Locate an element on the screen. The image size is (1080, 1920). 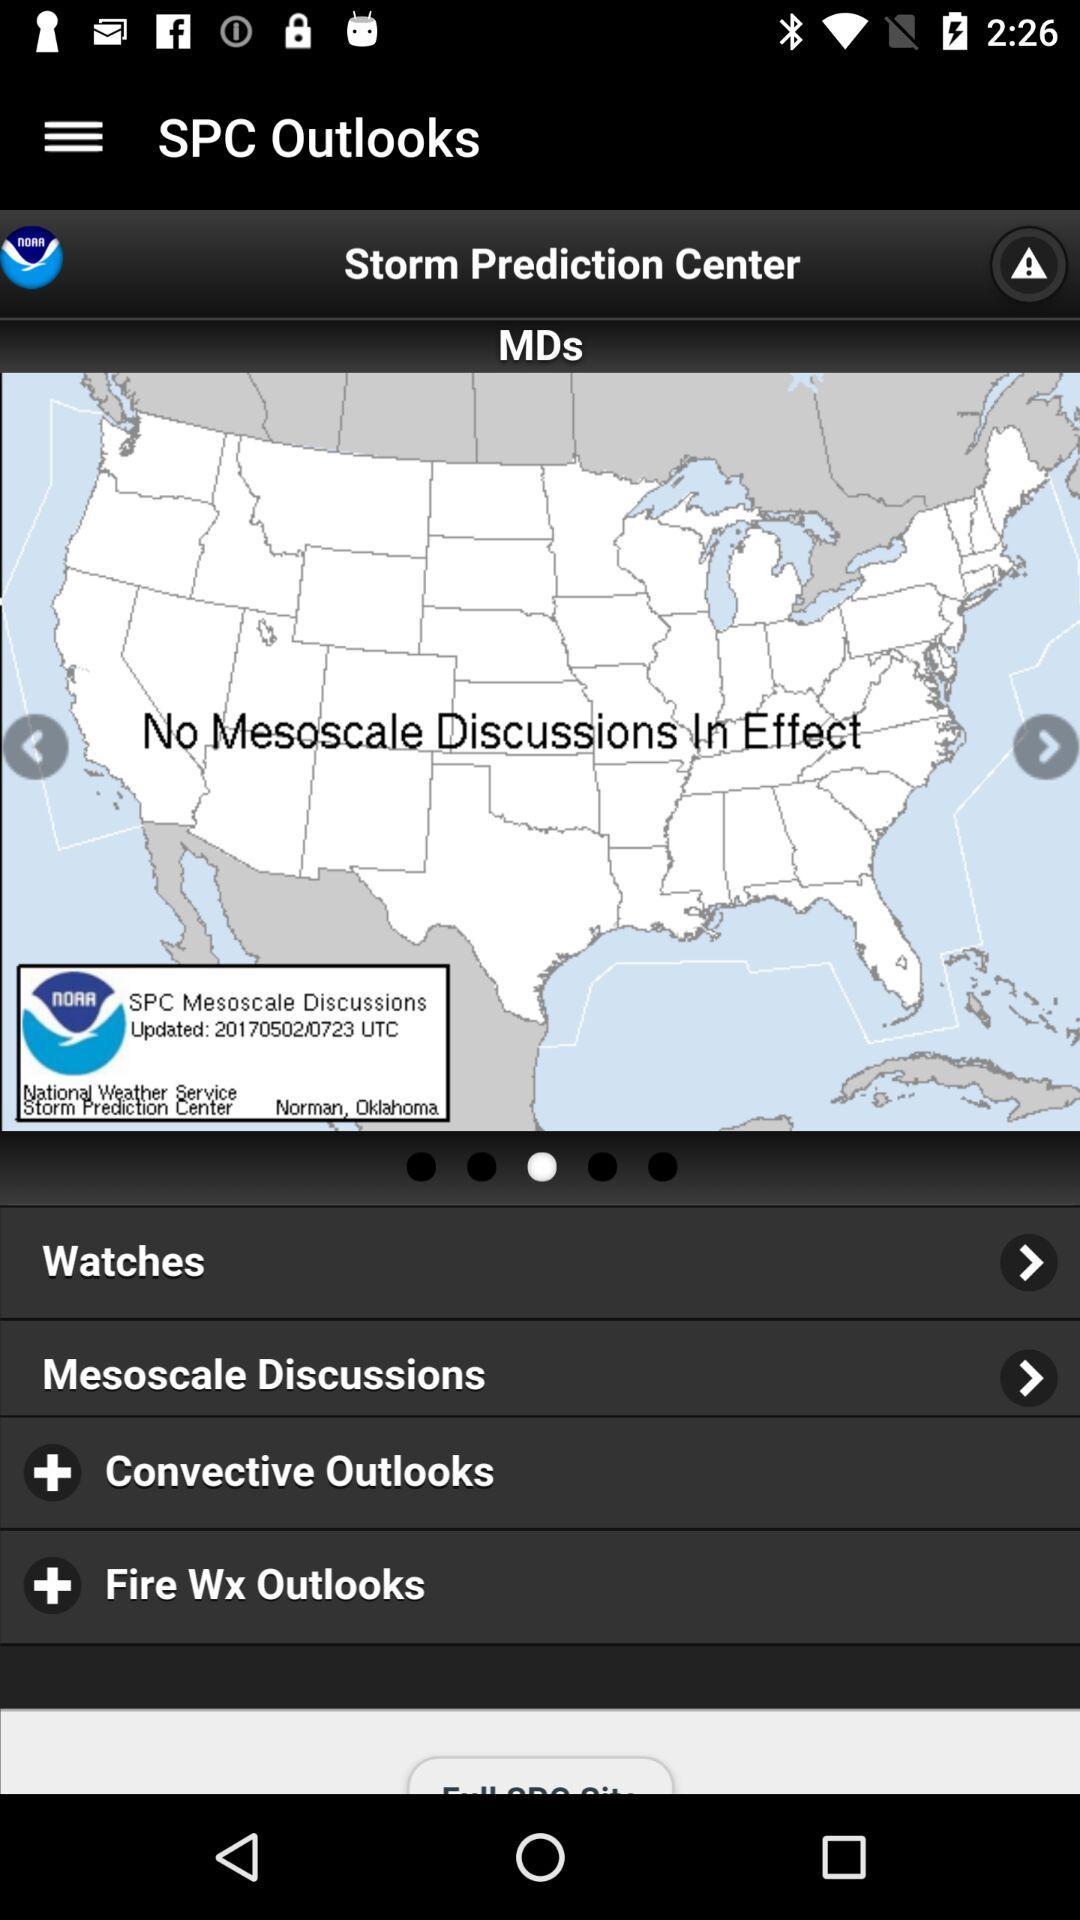
menu is located at coordinates (72, 135).